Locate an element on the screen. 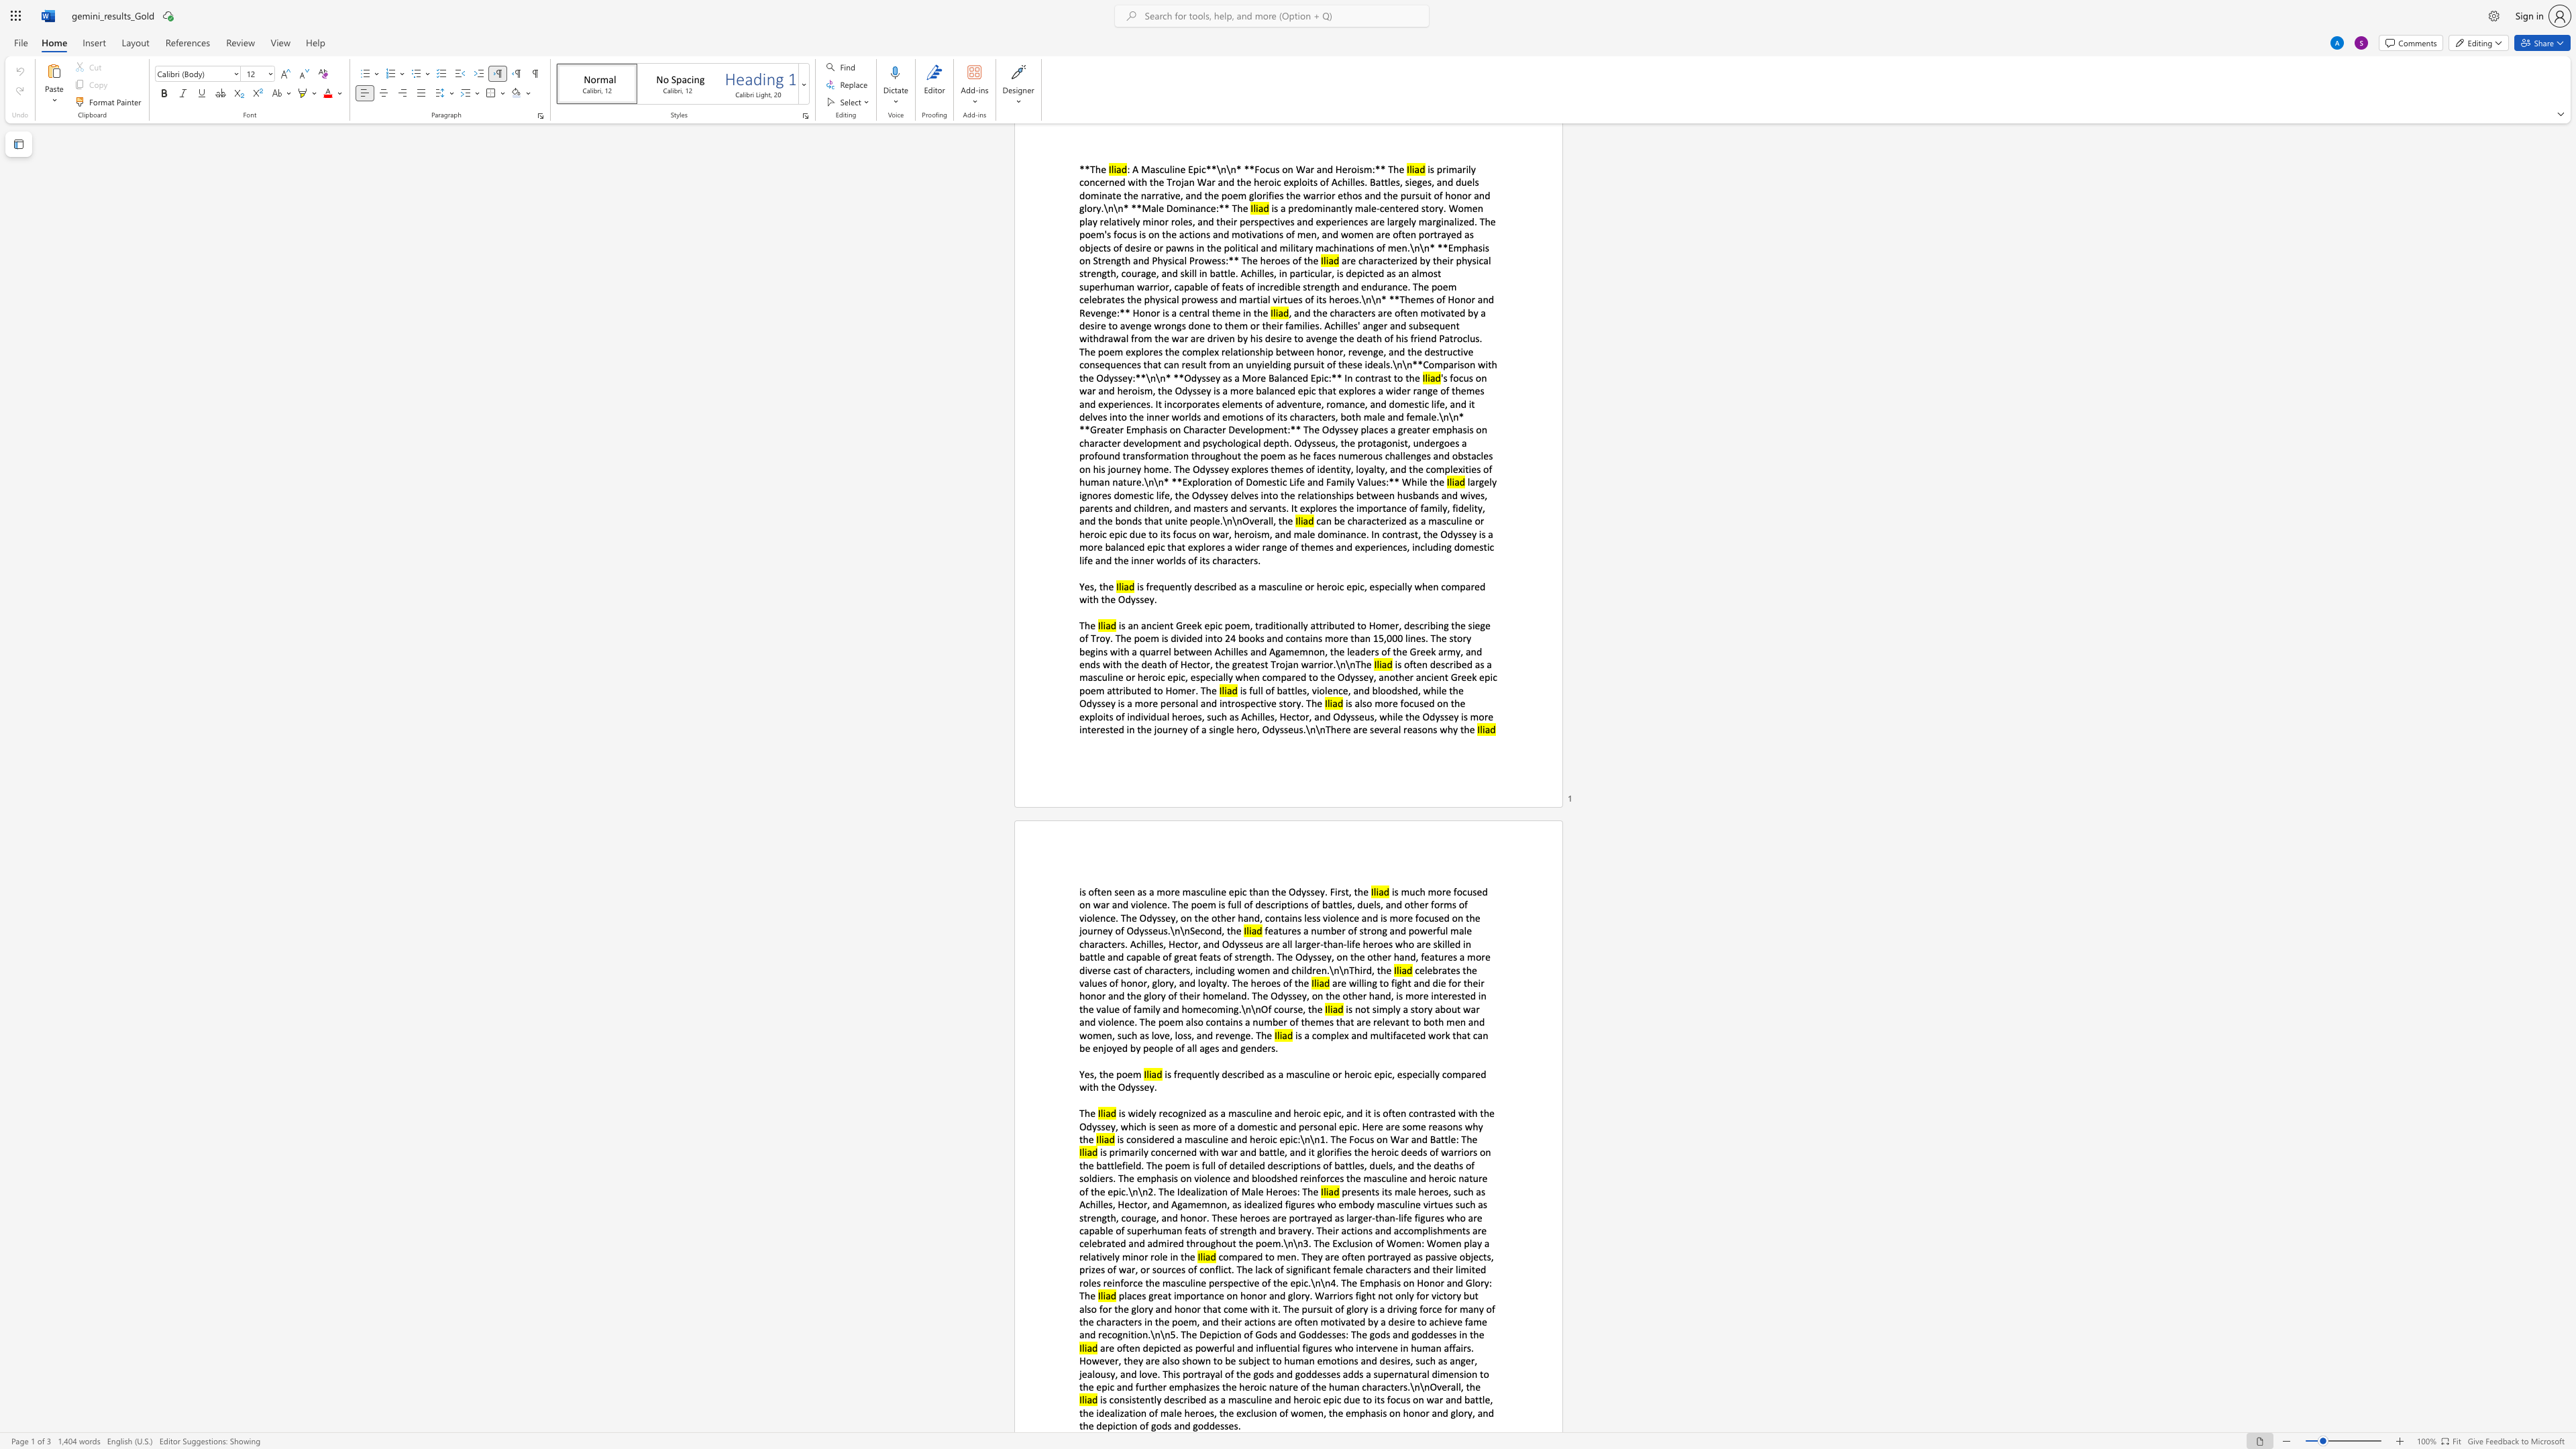 The height and width of the screenshot is (1449, 2576). the subset text "pic due to its focus on war and battle, the idealization of male heroes, the exclusion of women, t" within the text "is consistently described as a masculine and heroic epic due to its focus on war and battle, the idealization of male heroes, the exclusion of women, the emphasis on honor and glory, and the depiction of gods and goddesses." is located at coordinates (1328, 1399).